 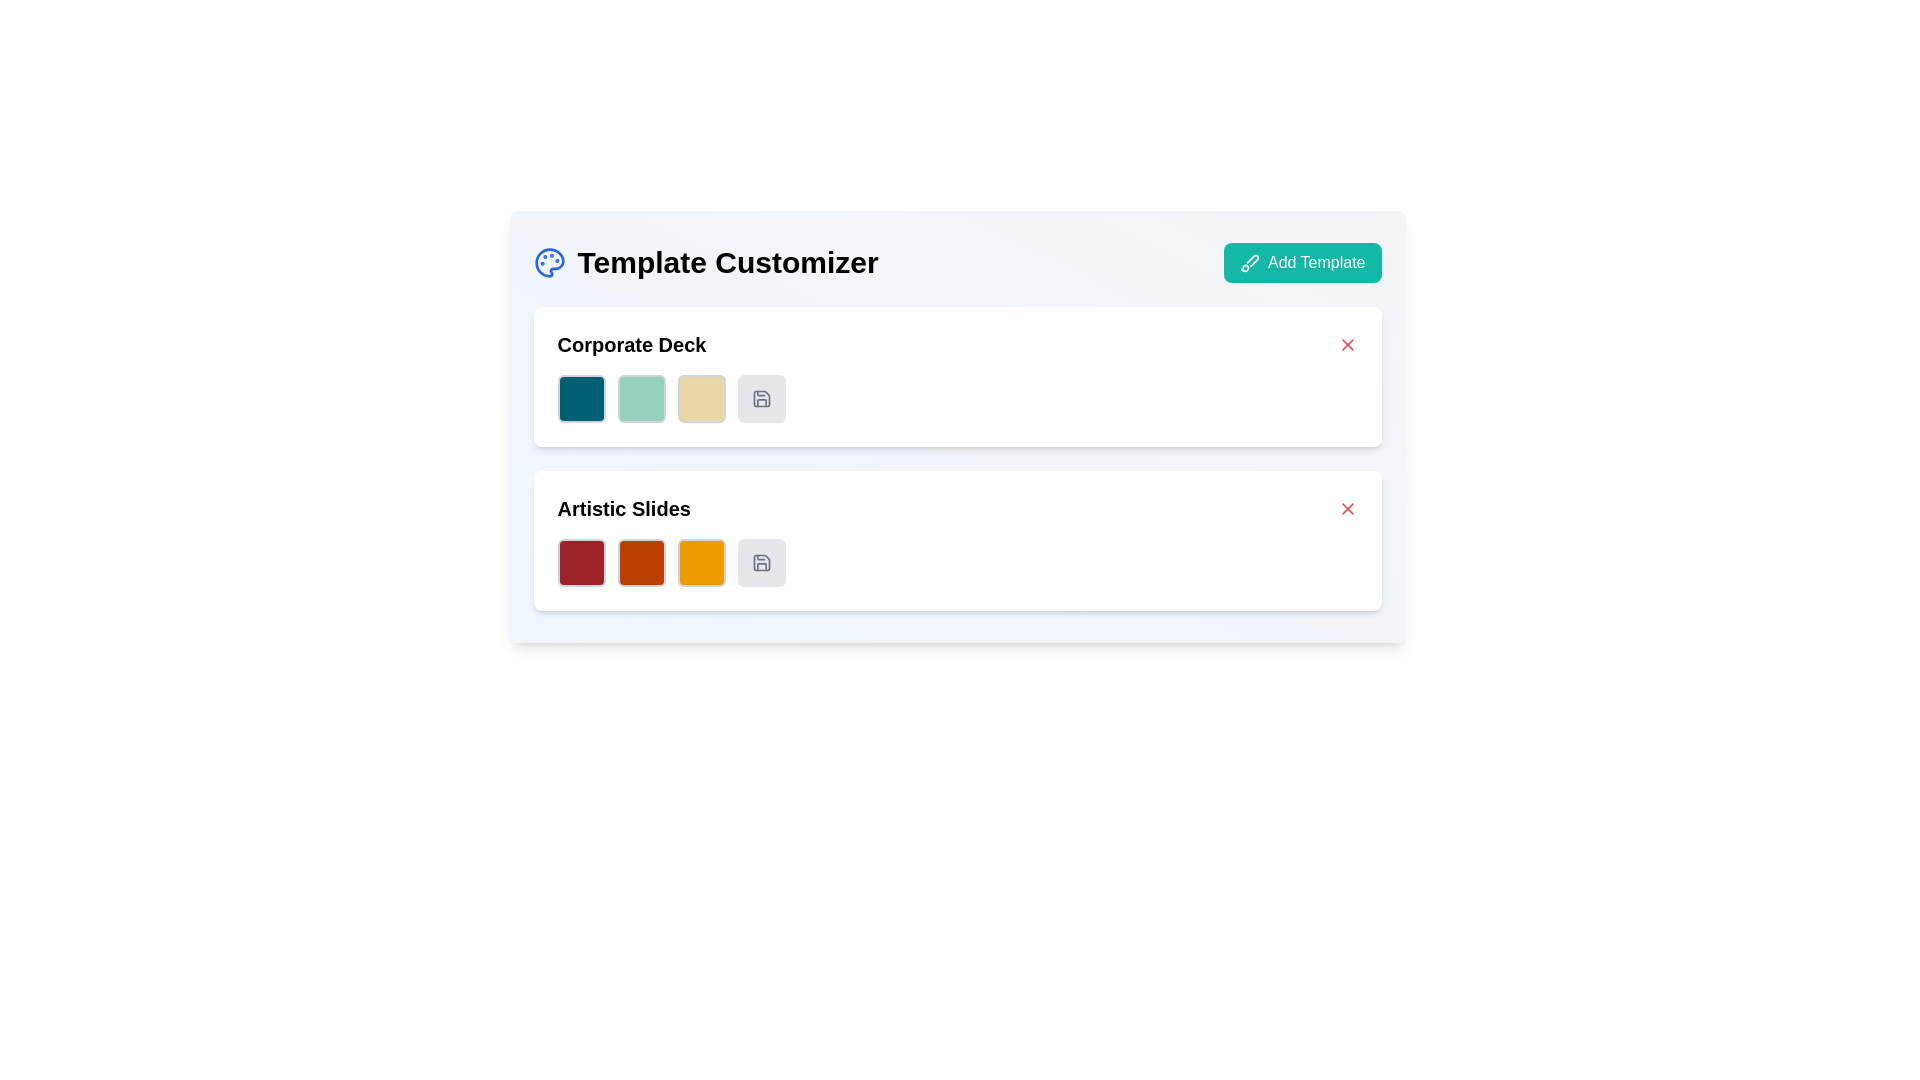 What do you see at coordinates (1347, 343) in the screenshot?
I see `the delete or close button (icon) located to the right of the 'Corporate Deck' text` at bounding box center [1347, 343].